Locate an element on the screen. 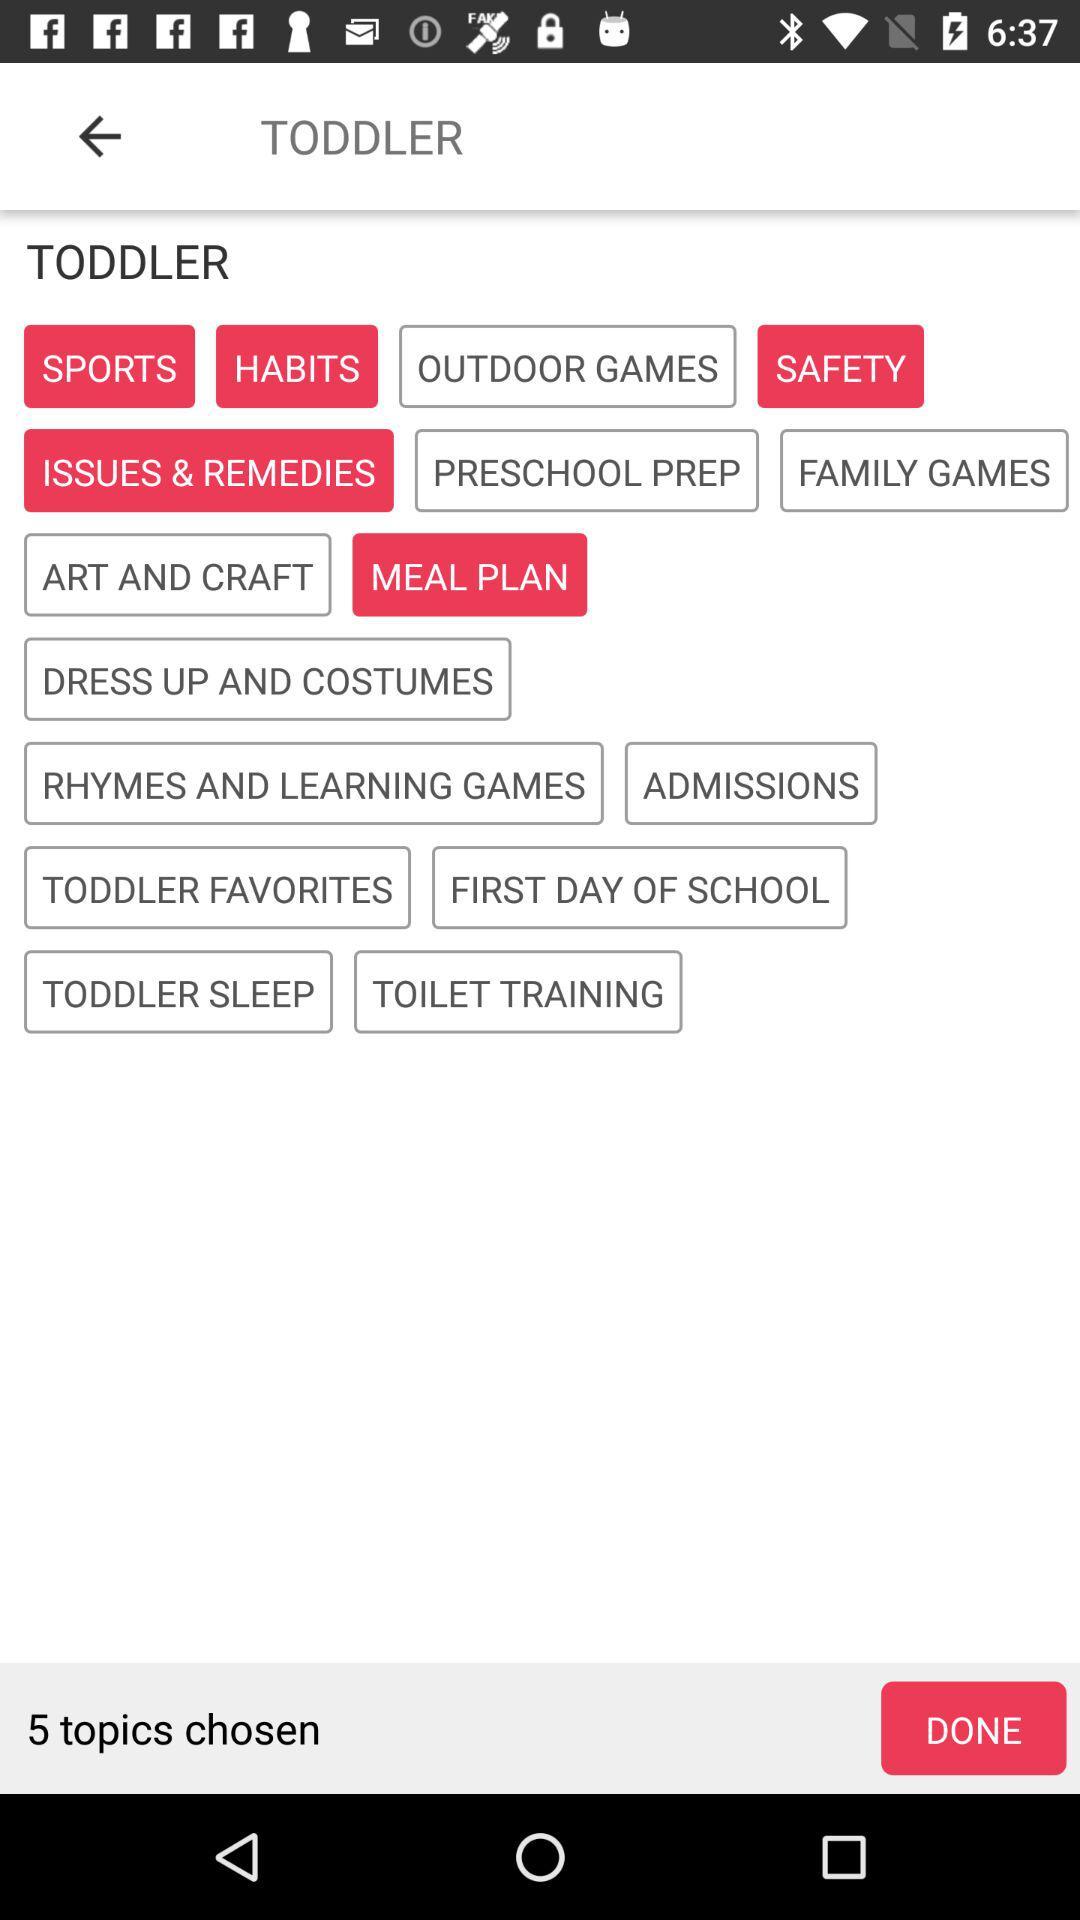 The height and width of the screenshot is (1920, 1080). item above the first day of is located at coordinates (751, 783).